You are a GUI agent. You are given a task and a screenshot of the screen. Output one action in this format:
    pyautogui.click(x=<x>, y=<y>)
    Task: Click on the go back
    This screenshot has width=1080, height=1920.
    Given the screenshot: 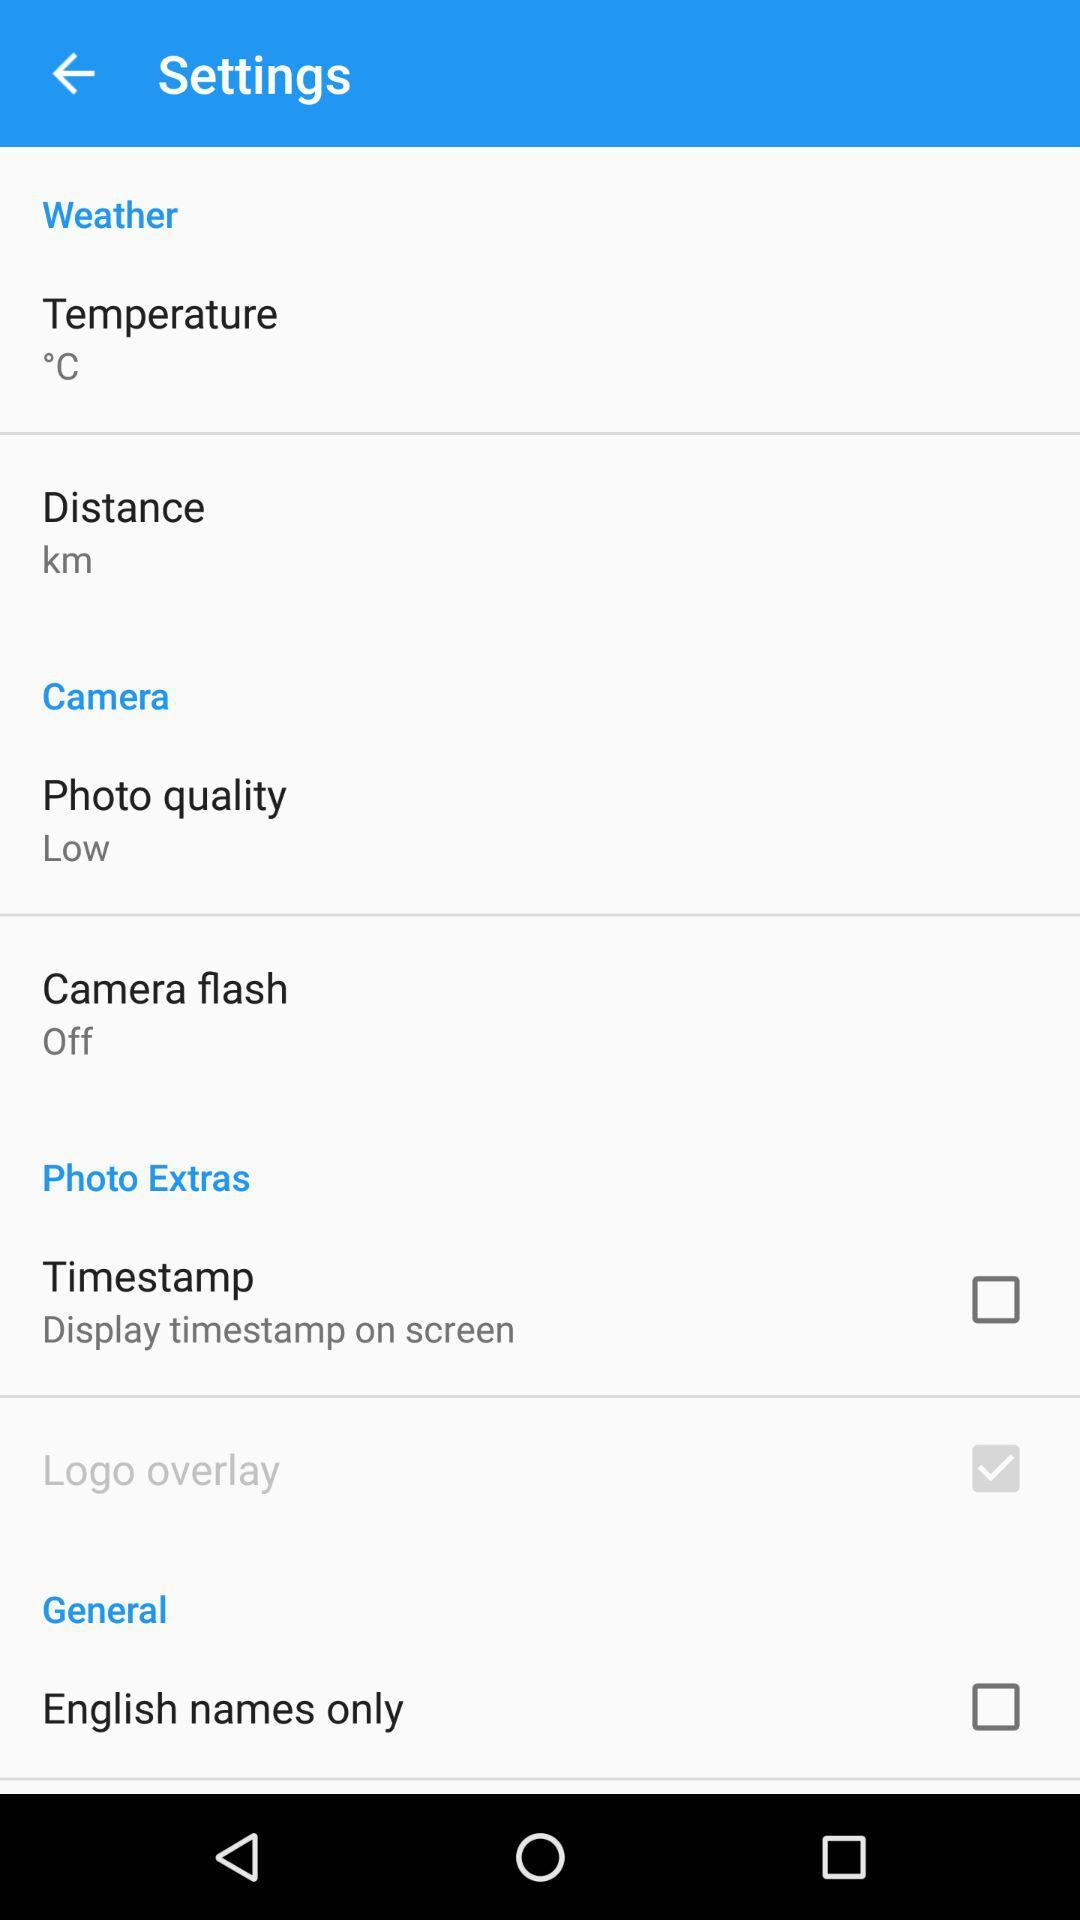 What is the action you would take?
    pyautogui.click(x=72, y=73)
    